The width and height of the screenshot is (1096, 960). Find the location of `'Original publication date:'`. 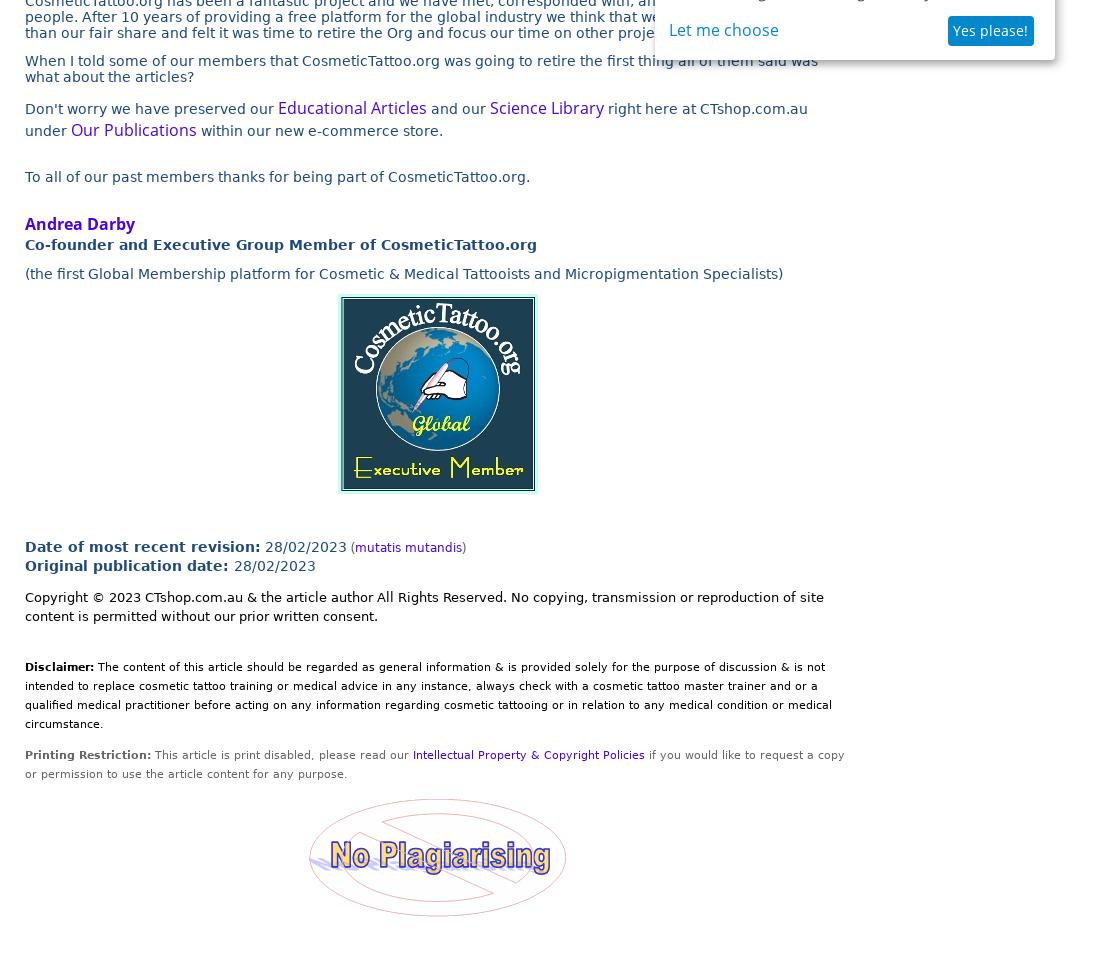

'Original publication date:' is located at coordinates (128, 564).